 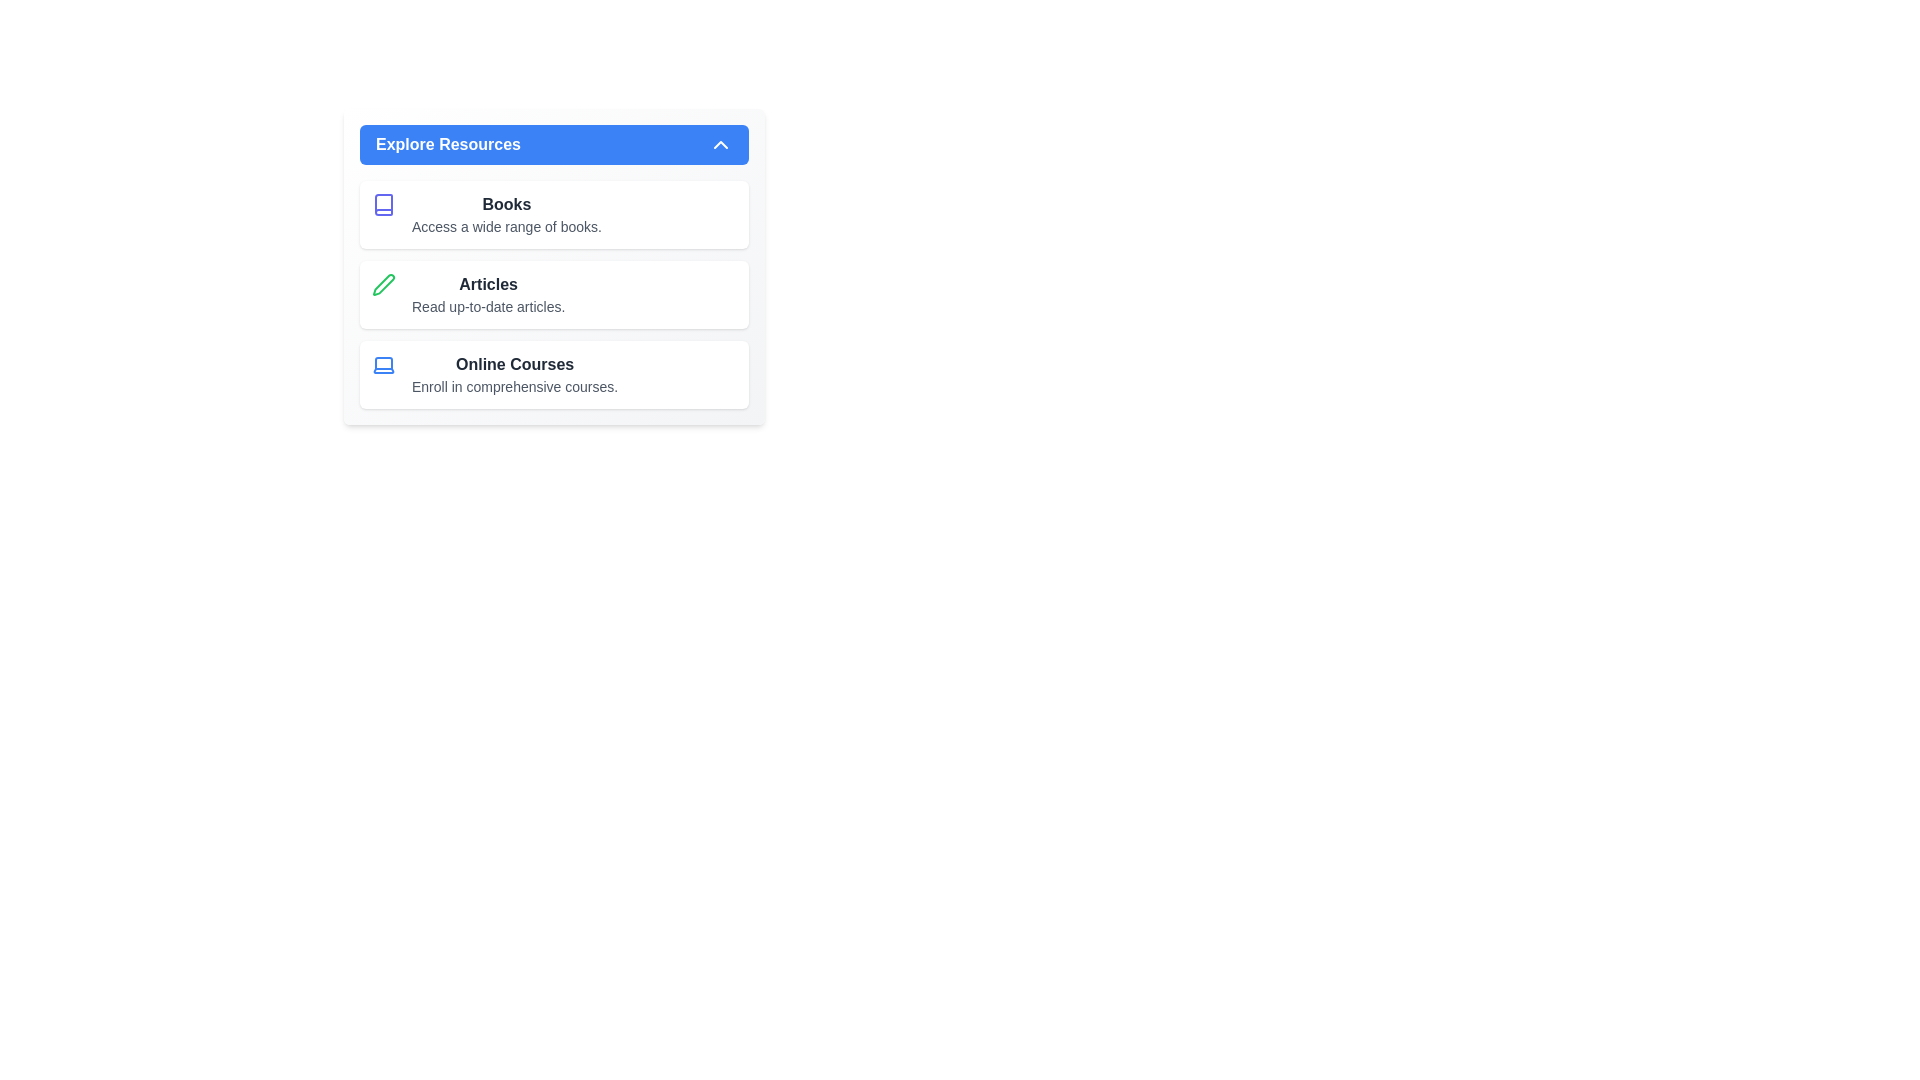 What do you see at coordinates (515, 374) in the screenshot?
I see `the third option in the 'Explore Resources' section, which allows navigation to online courses` at bounding box center [515, 374].